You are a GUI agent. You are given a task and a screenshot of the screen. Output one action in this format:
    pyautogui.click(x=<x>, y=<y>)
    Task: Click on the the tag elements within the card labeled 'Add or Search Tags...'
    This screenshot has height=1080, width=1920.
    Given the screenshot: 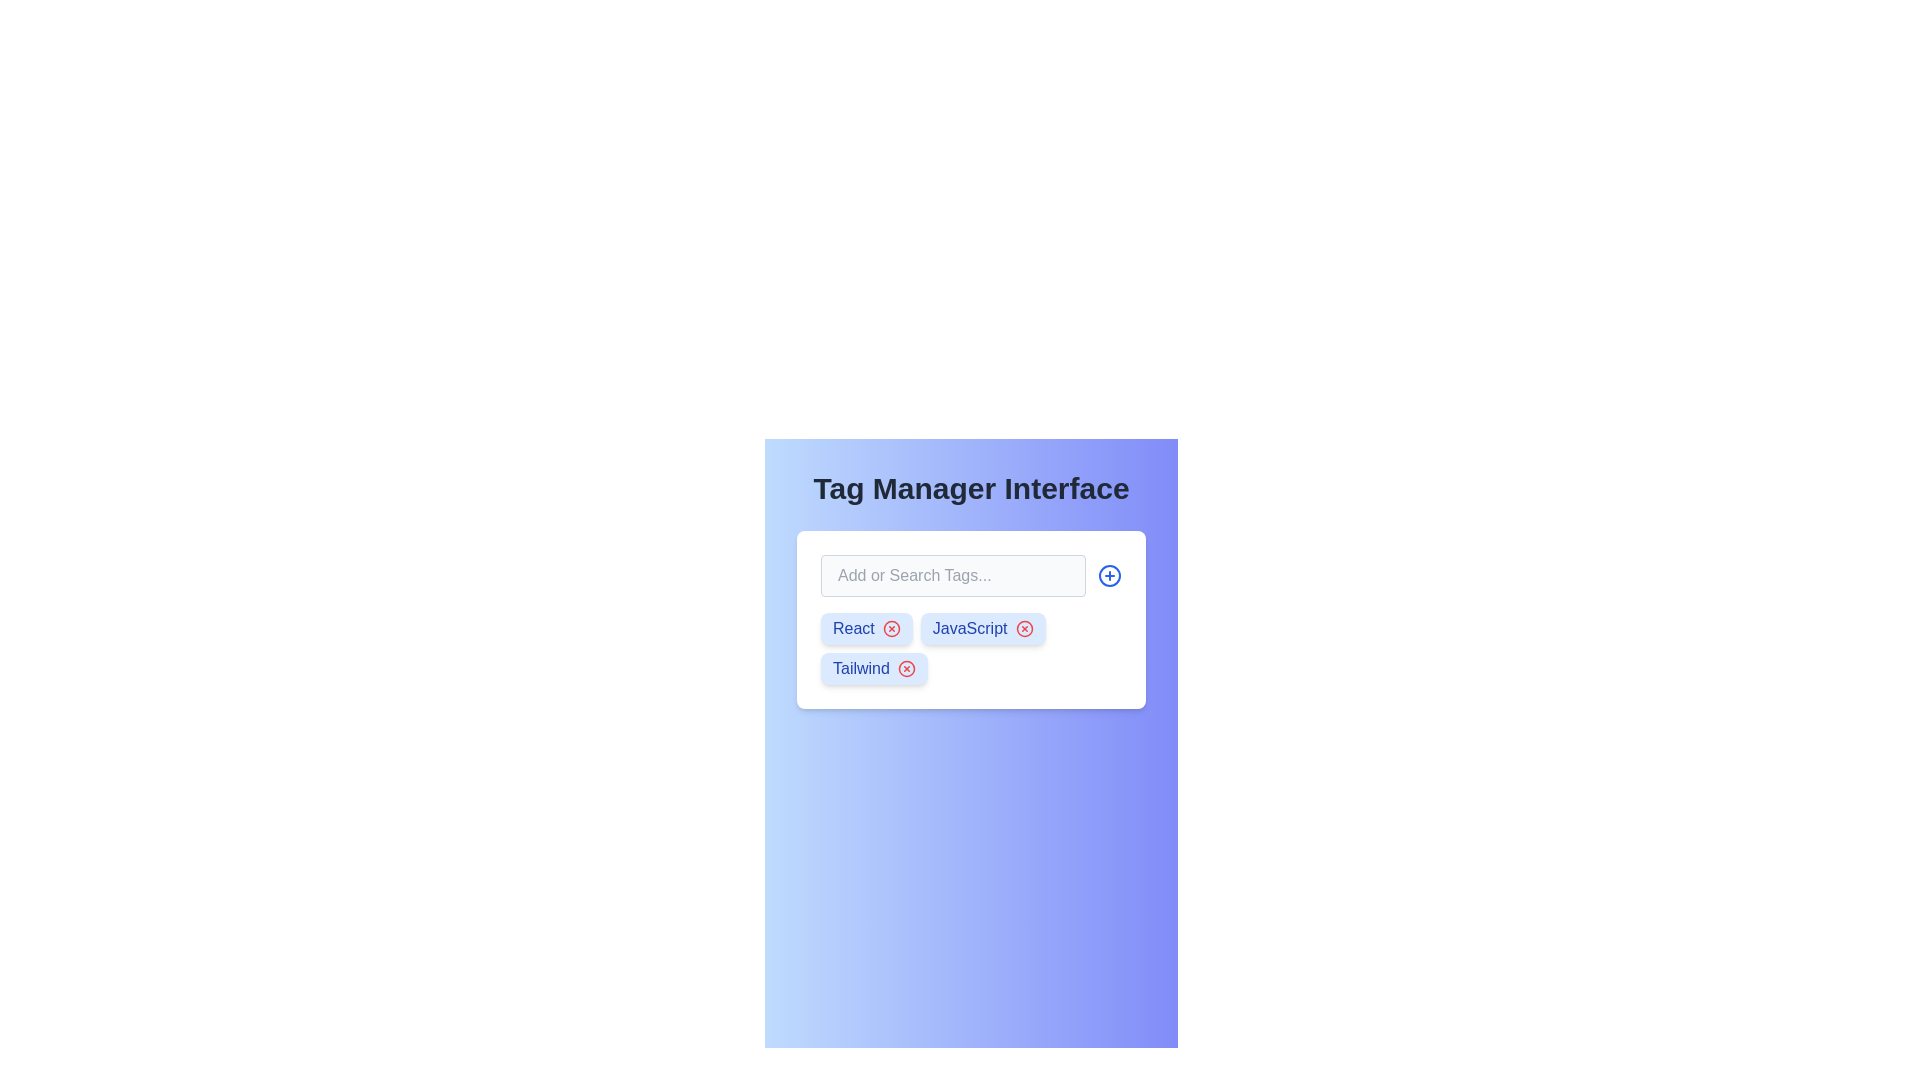 What is the action you would take?
    pyautogui.click(x=971, y=619)
    